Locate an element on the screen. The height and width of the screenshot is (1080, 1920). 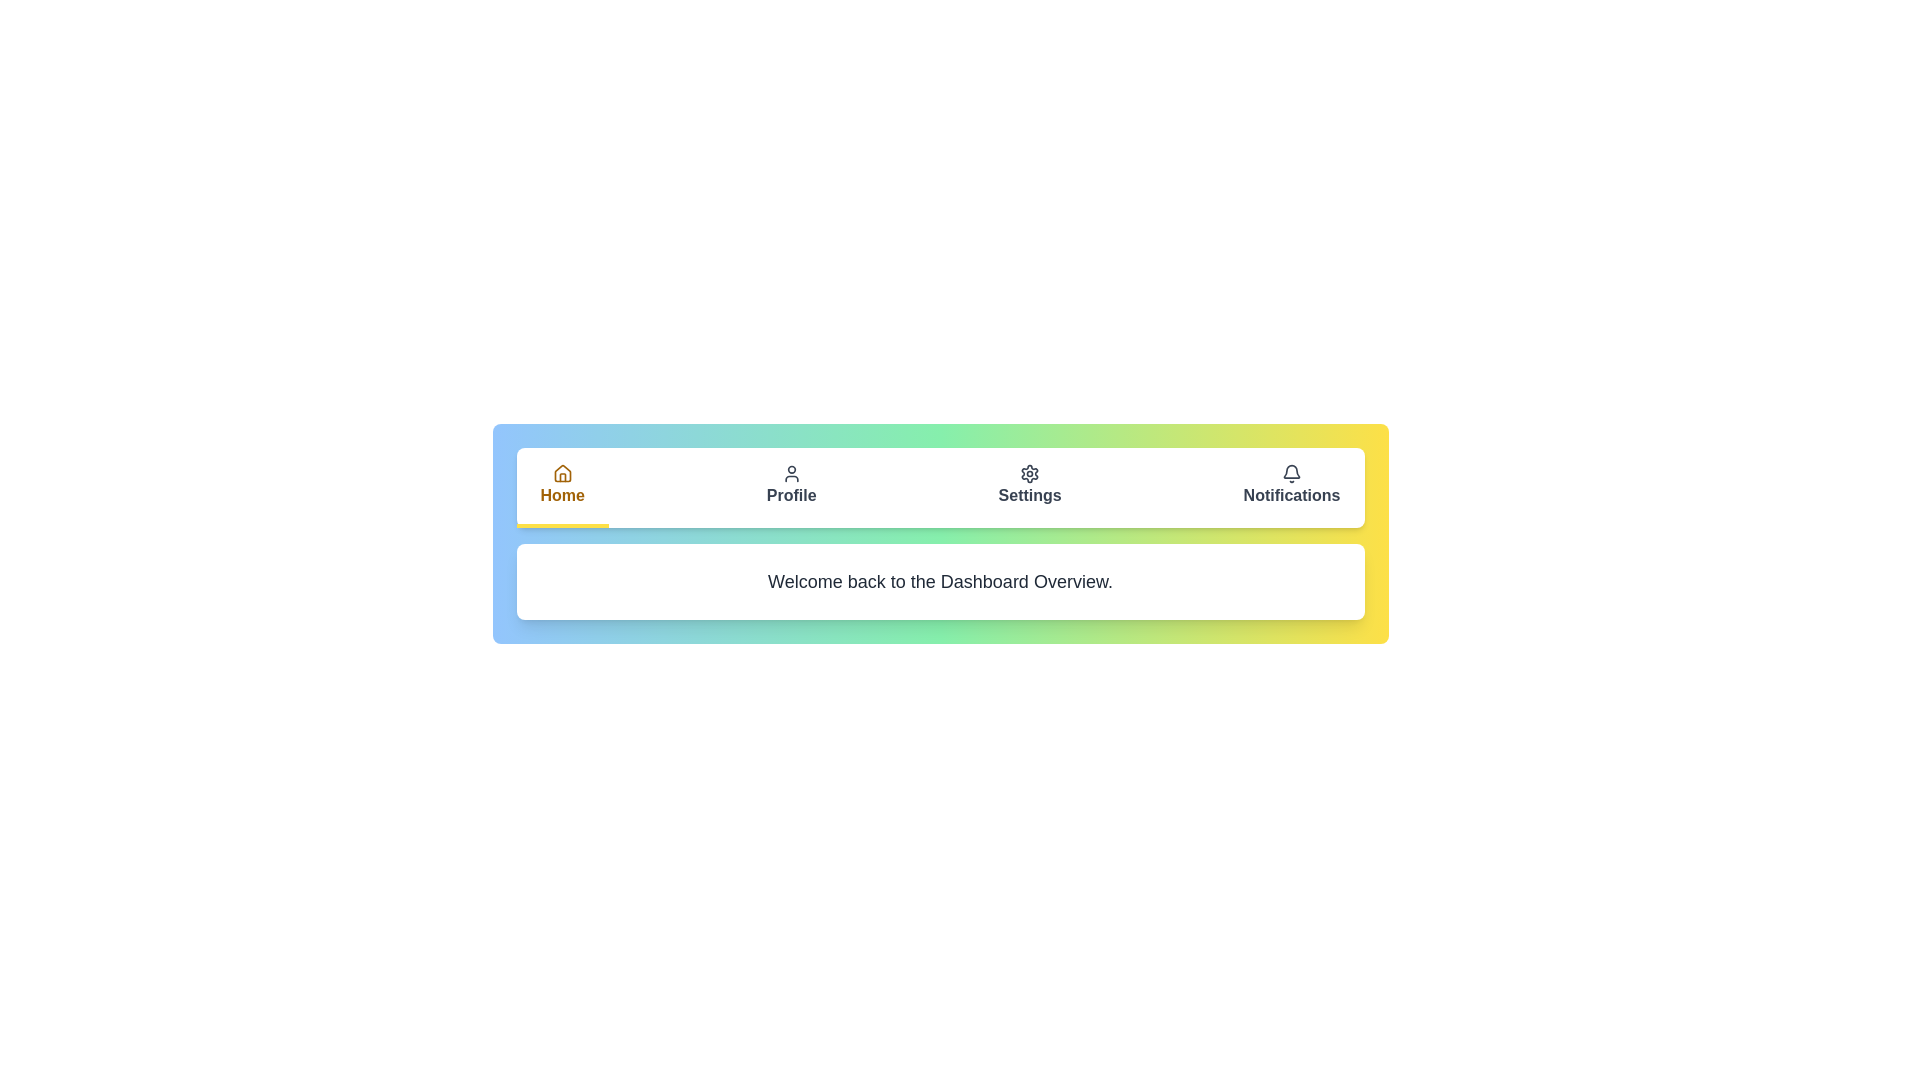
the cogwheel icon representing settings is located at coordinates (1030, 474).